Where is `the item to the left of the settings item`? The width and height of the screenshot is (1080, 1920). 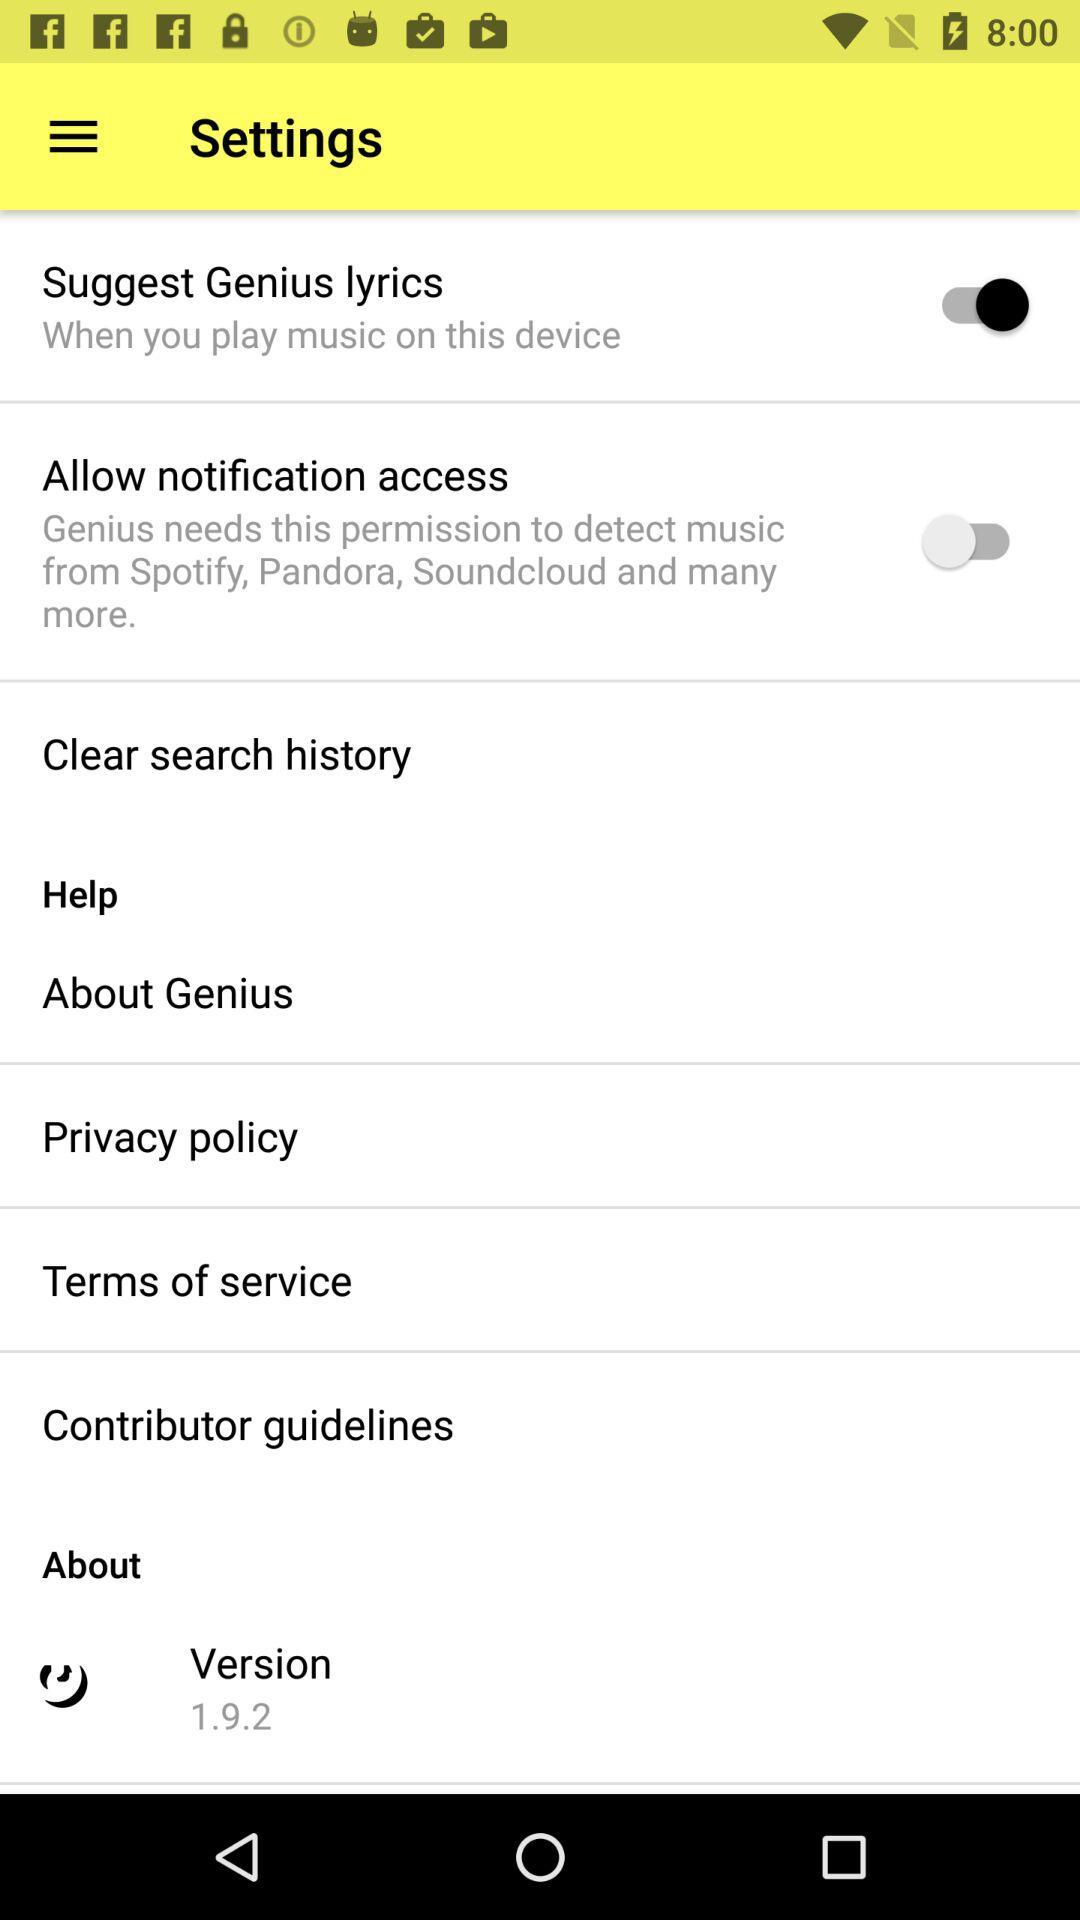 the item to the left of the settings item is located at coordinates (72, 135).